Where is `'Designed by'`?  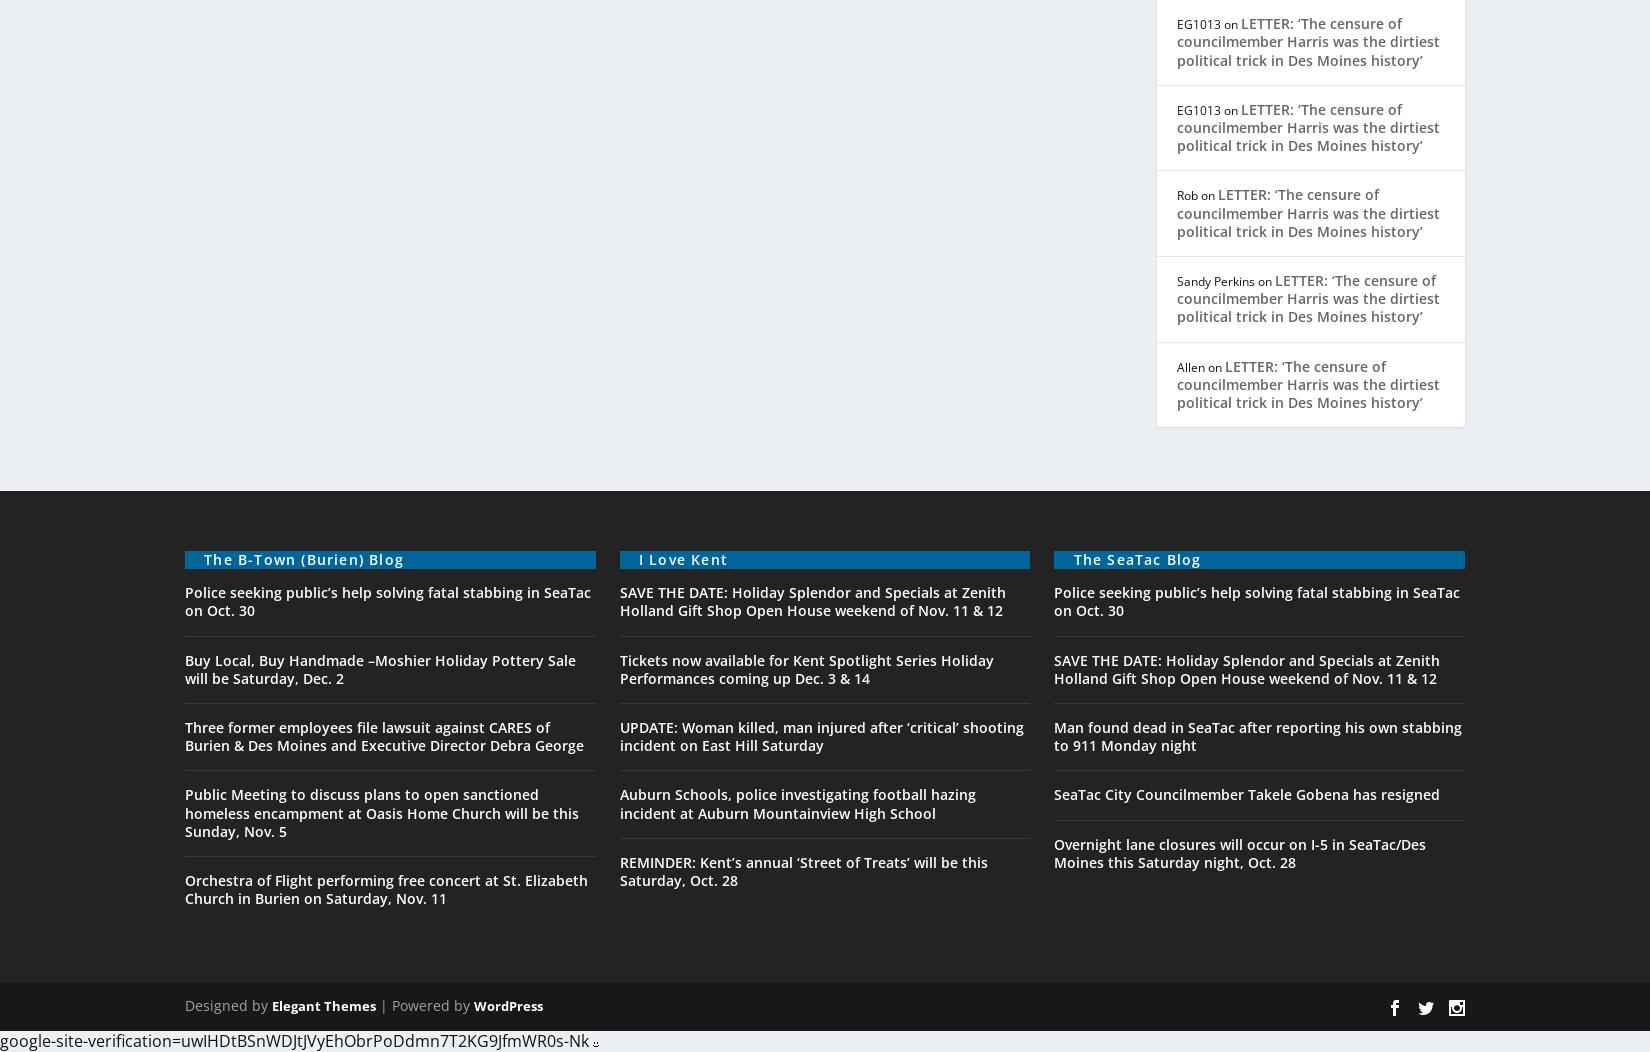
'Designed by' is located at coordinates (228, 1005).